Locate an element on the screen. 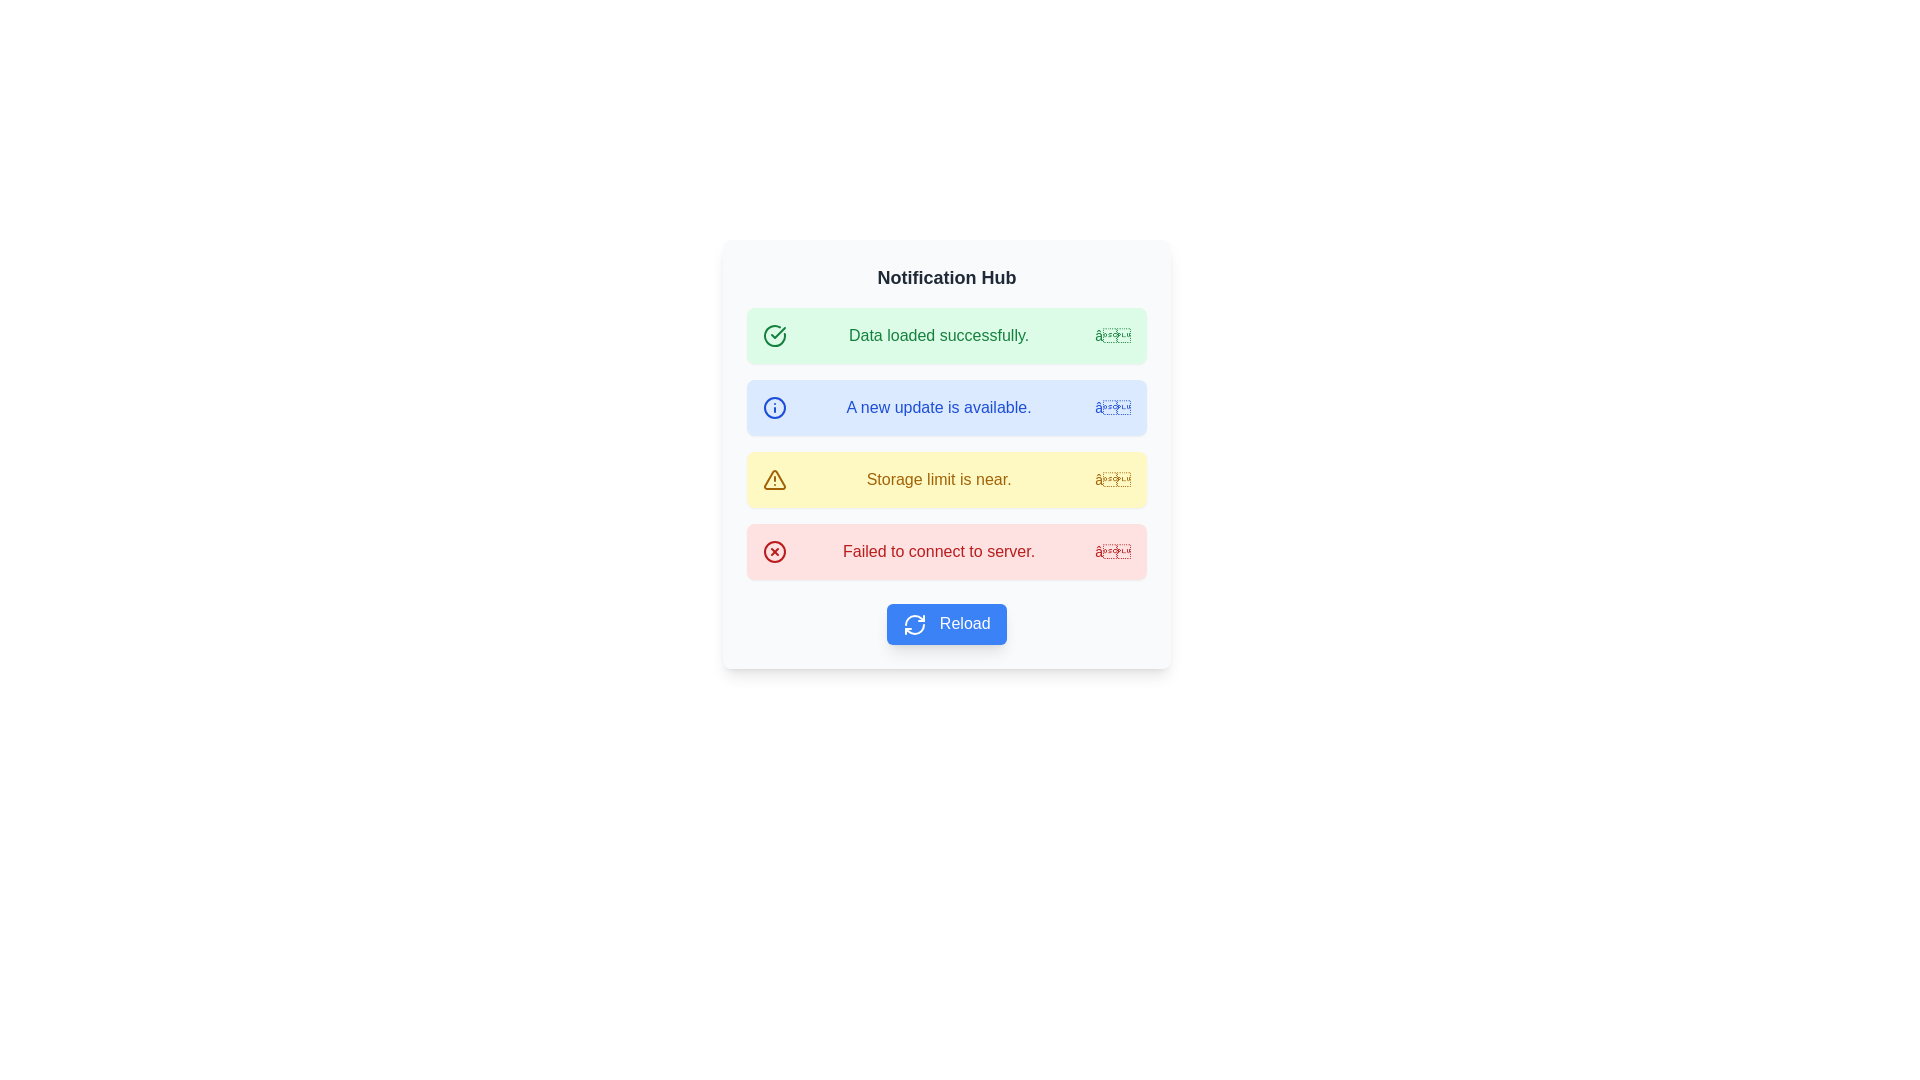 The image size is (1920, 1080). the green circular checkmark icon within the topmost notification card is located at coordinates (773, 334).